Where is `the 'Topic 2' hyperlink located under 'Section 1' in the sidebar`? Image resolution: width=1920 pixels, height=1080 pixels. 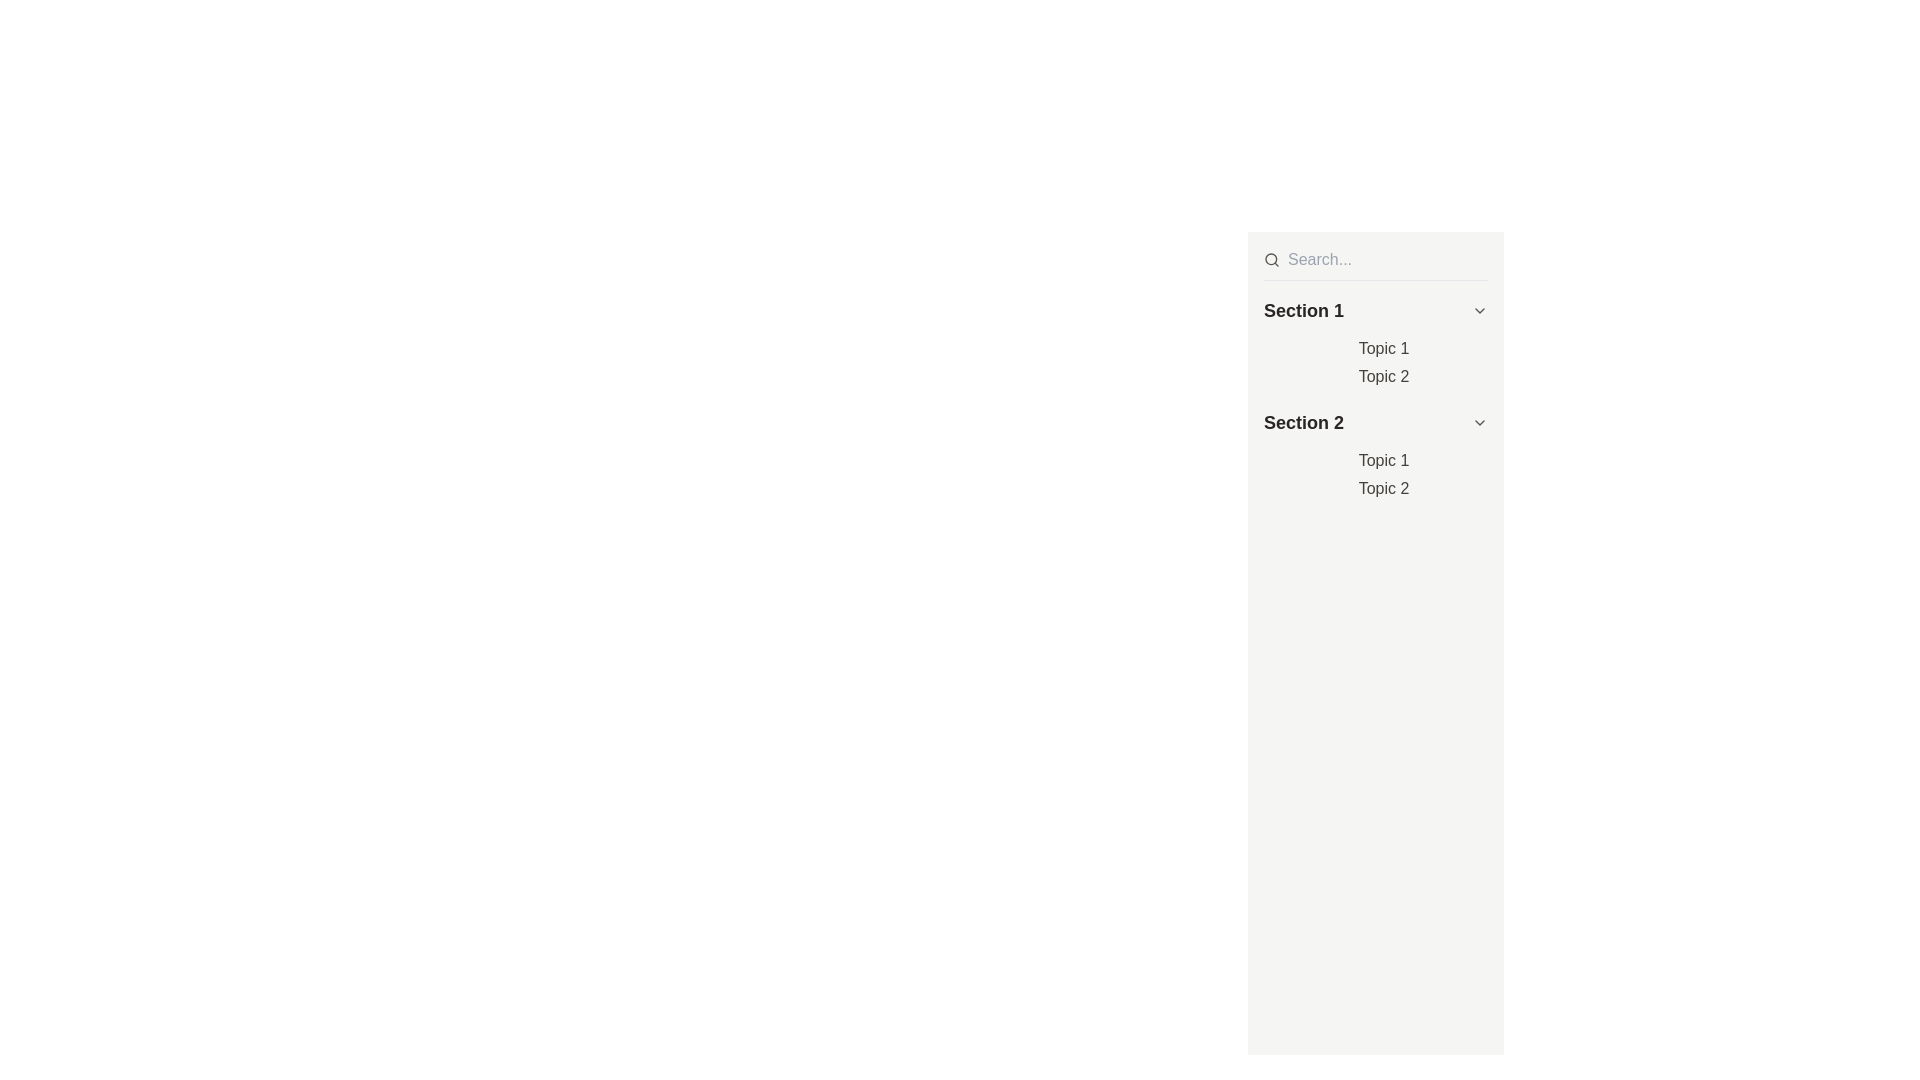
the 'Topic 2' hyperlink located under 'Section 1' in the sidebar is located at coordinates (1382, 376).